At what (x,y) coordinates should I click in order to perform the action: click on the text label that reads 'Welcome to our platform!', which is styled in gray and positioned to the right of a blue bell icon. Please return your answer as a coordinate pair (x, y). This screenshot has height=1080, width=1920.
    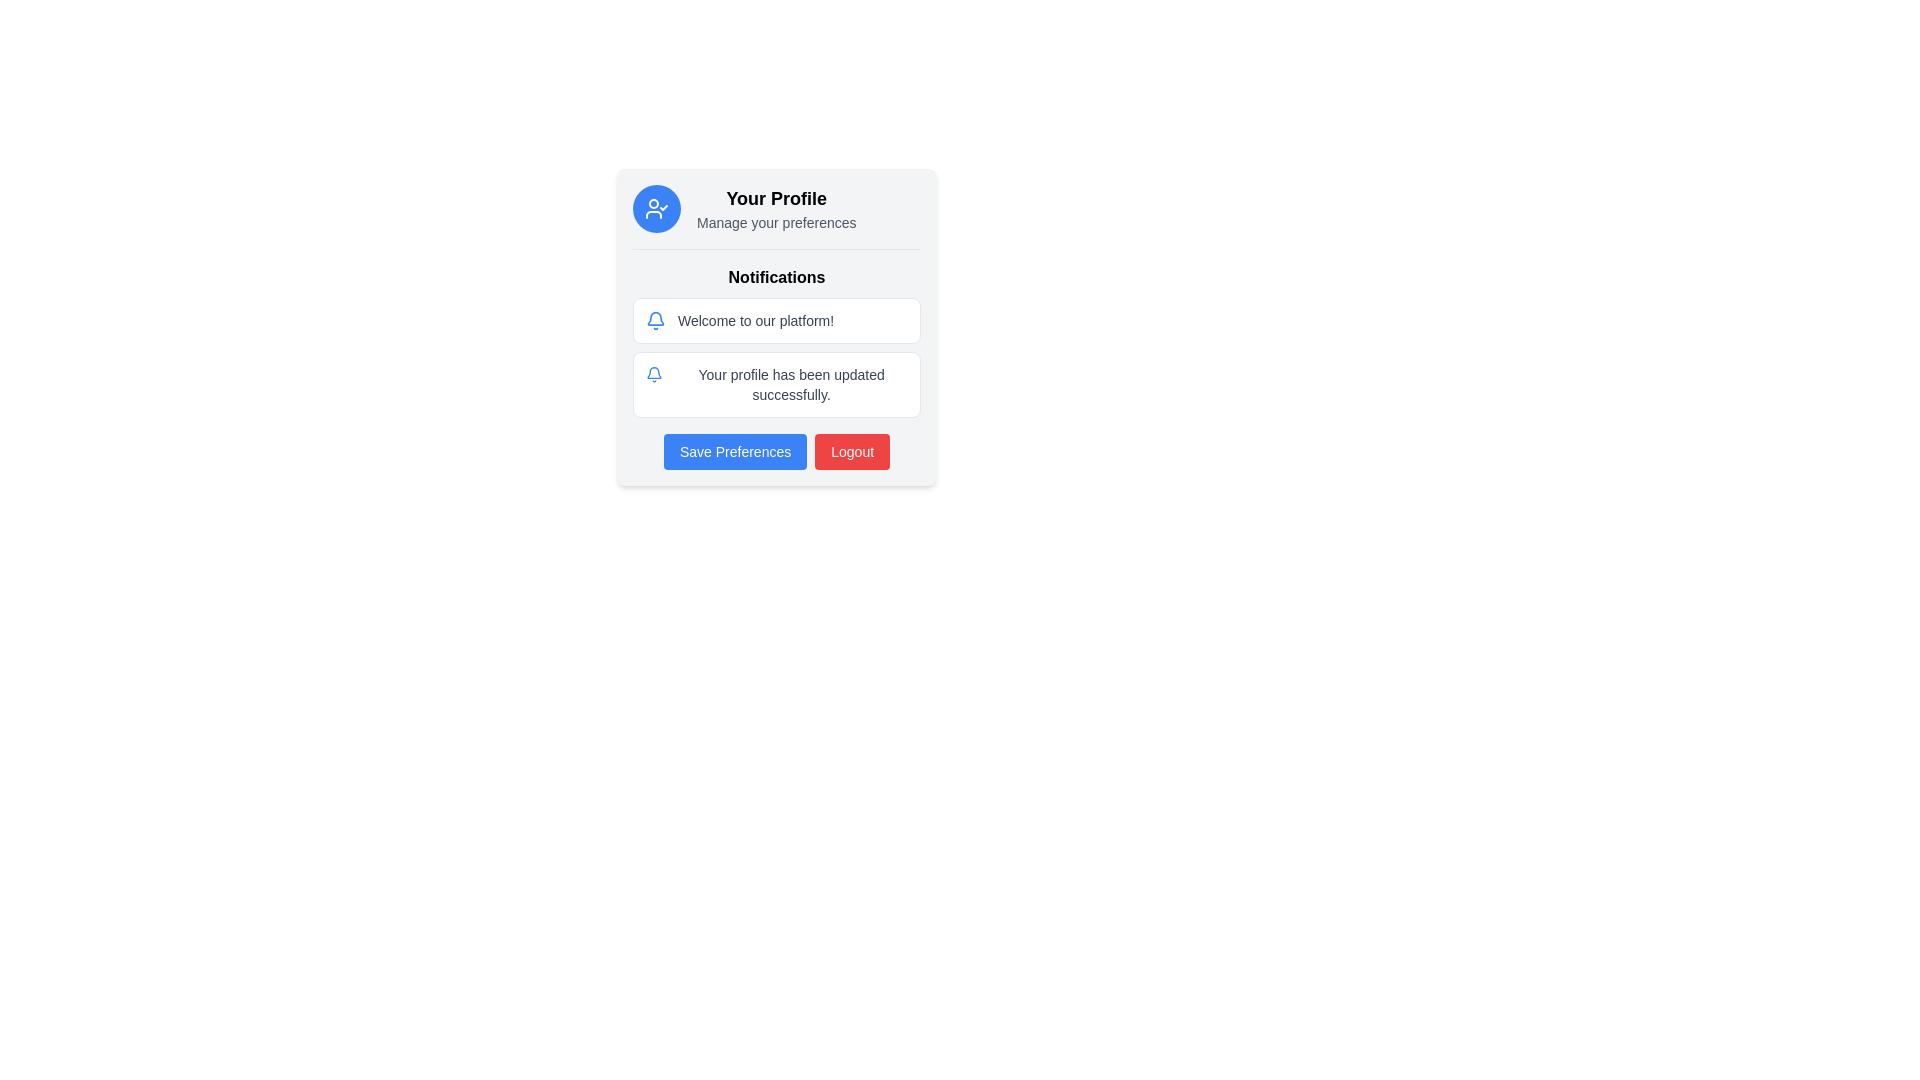
    Looking at the image, I should click on (755, 319).